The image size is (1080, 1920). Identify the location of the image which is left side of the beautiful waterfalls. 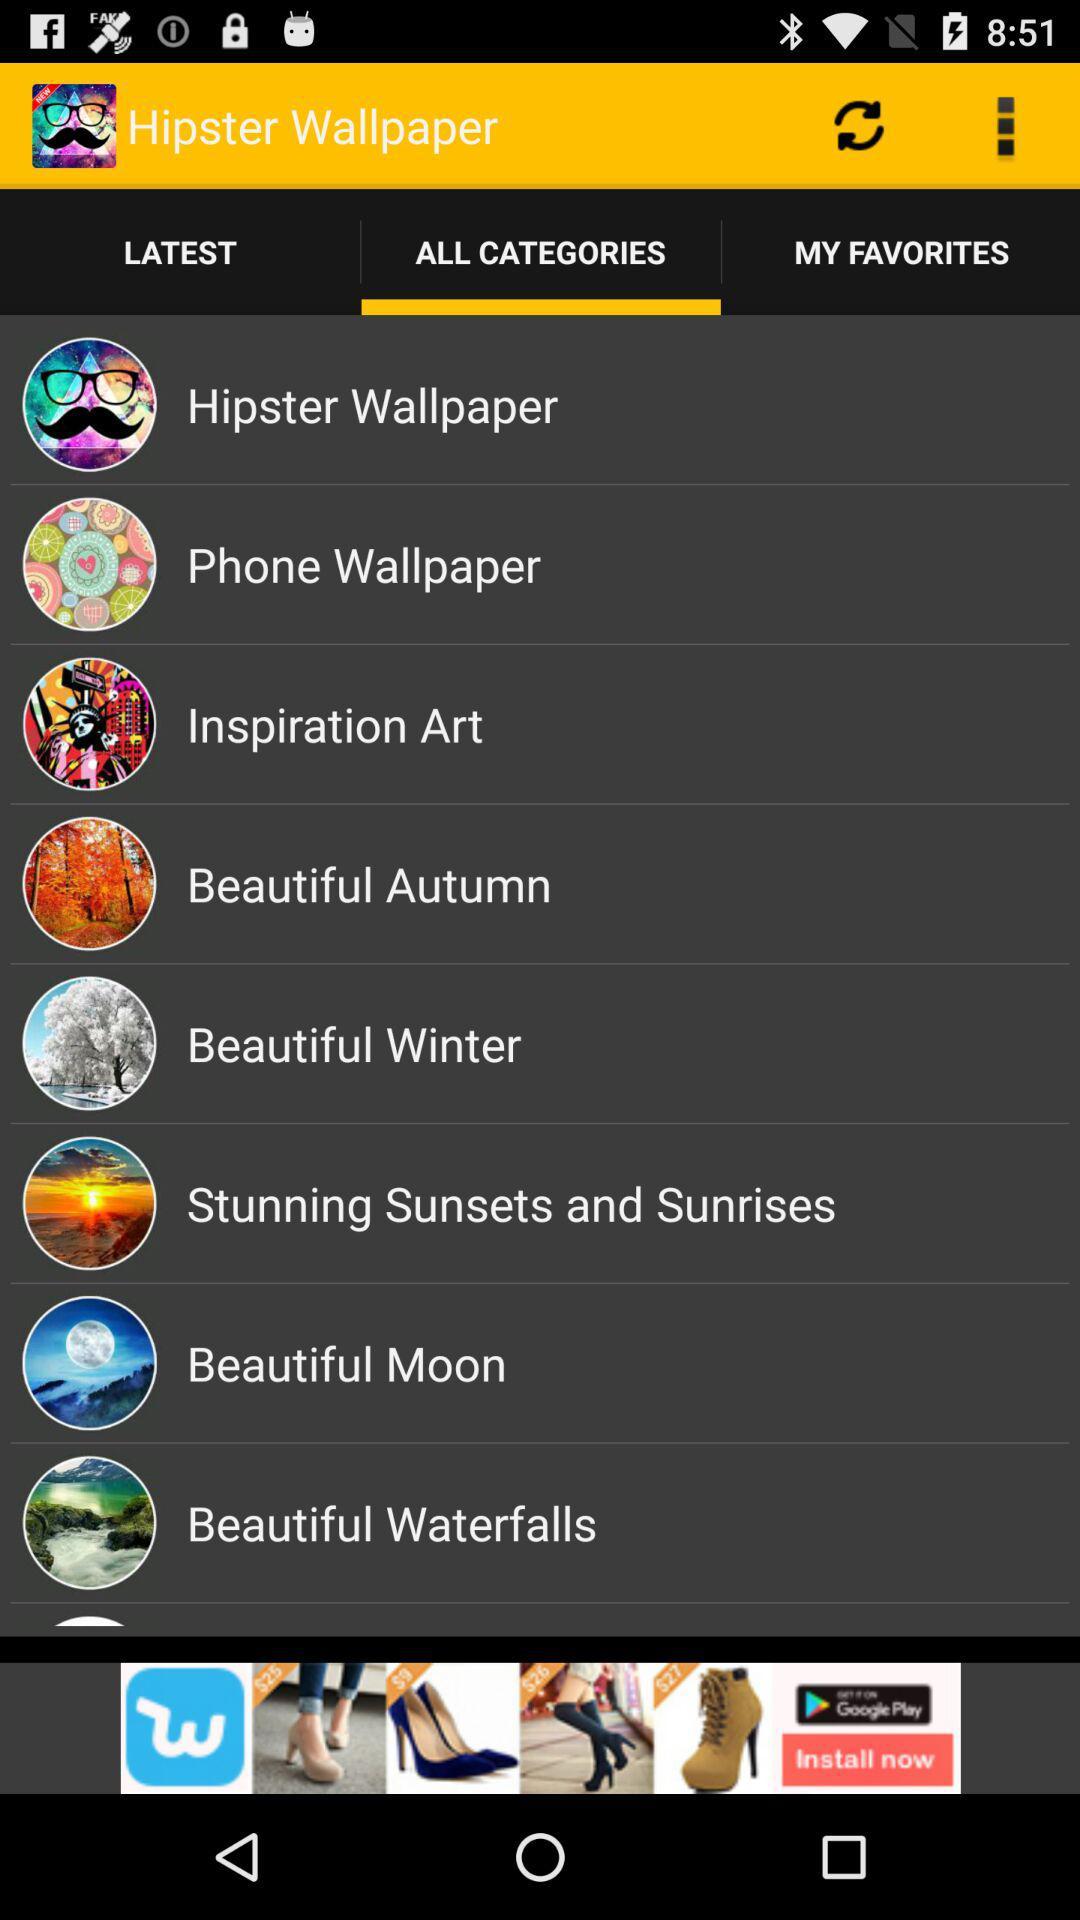
(88, 1521).